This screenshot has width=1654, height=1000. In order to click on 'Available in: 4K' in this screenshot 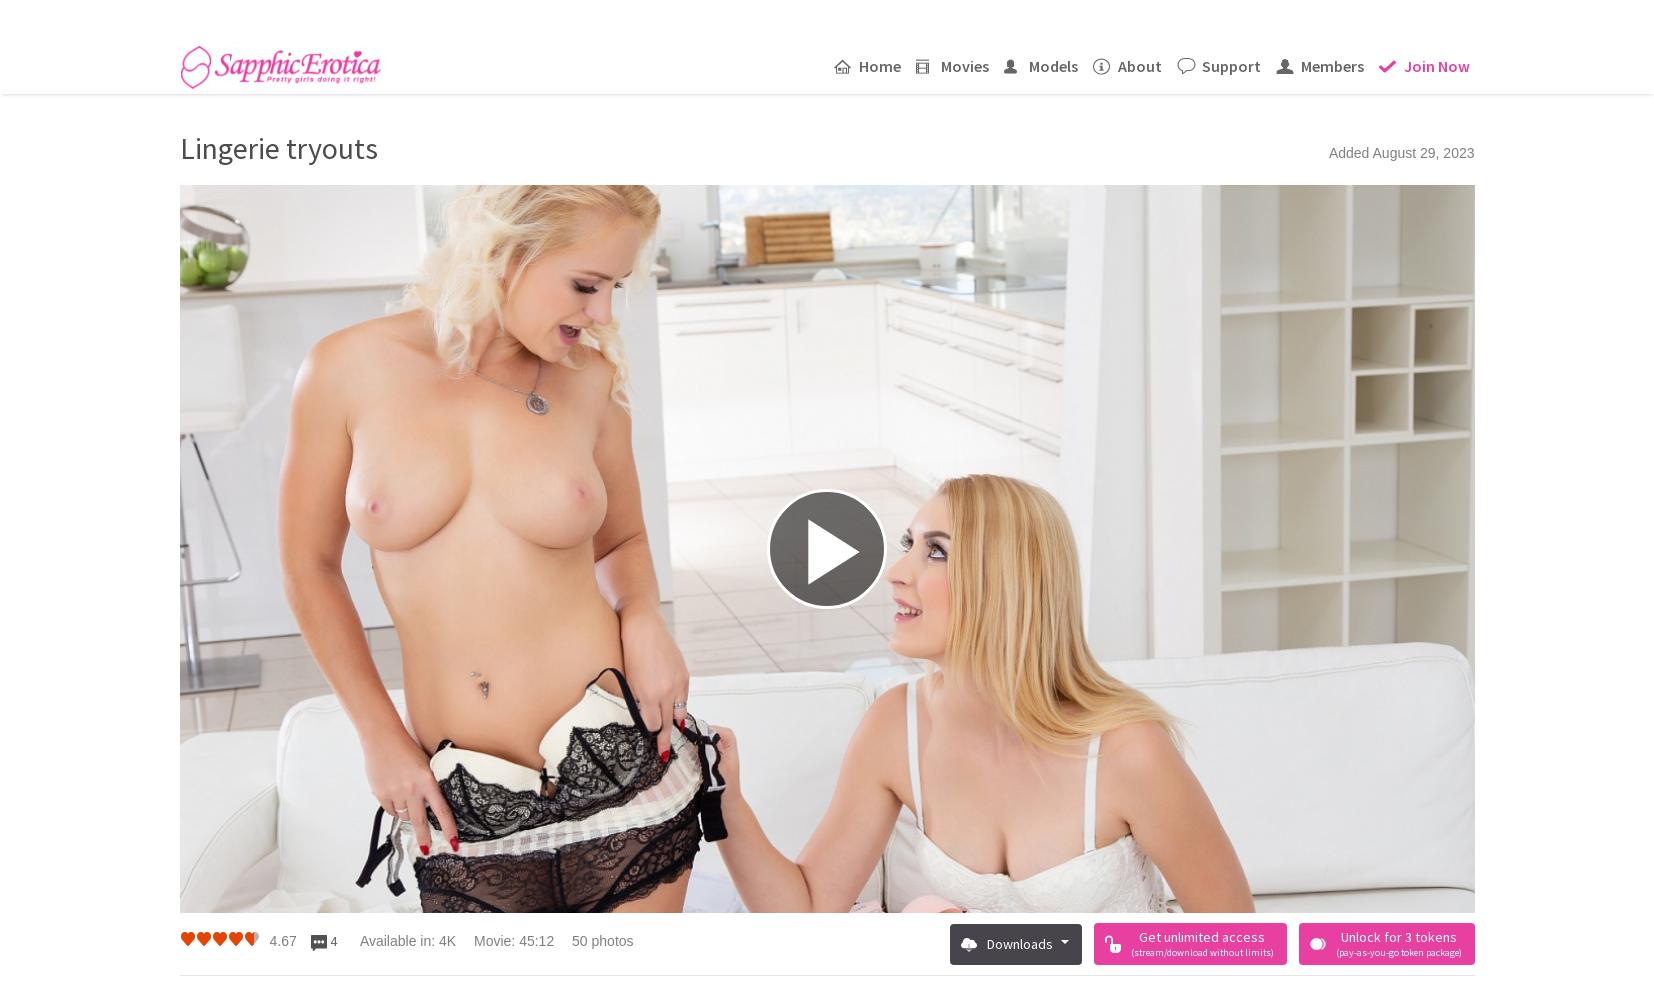, I will do `click(406, 940)`.